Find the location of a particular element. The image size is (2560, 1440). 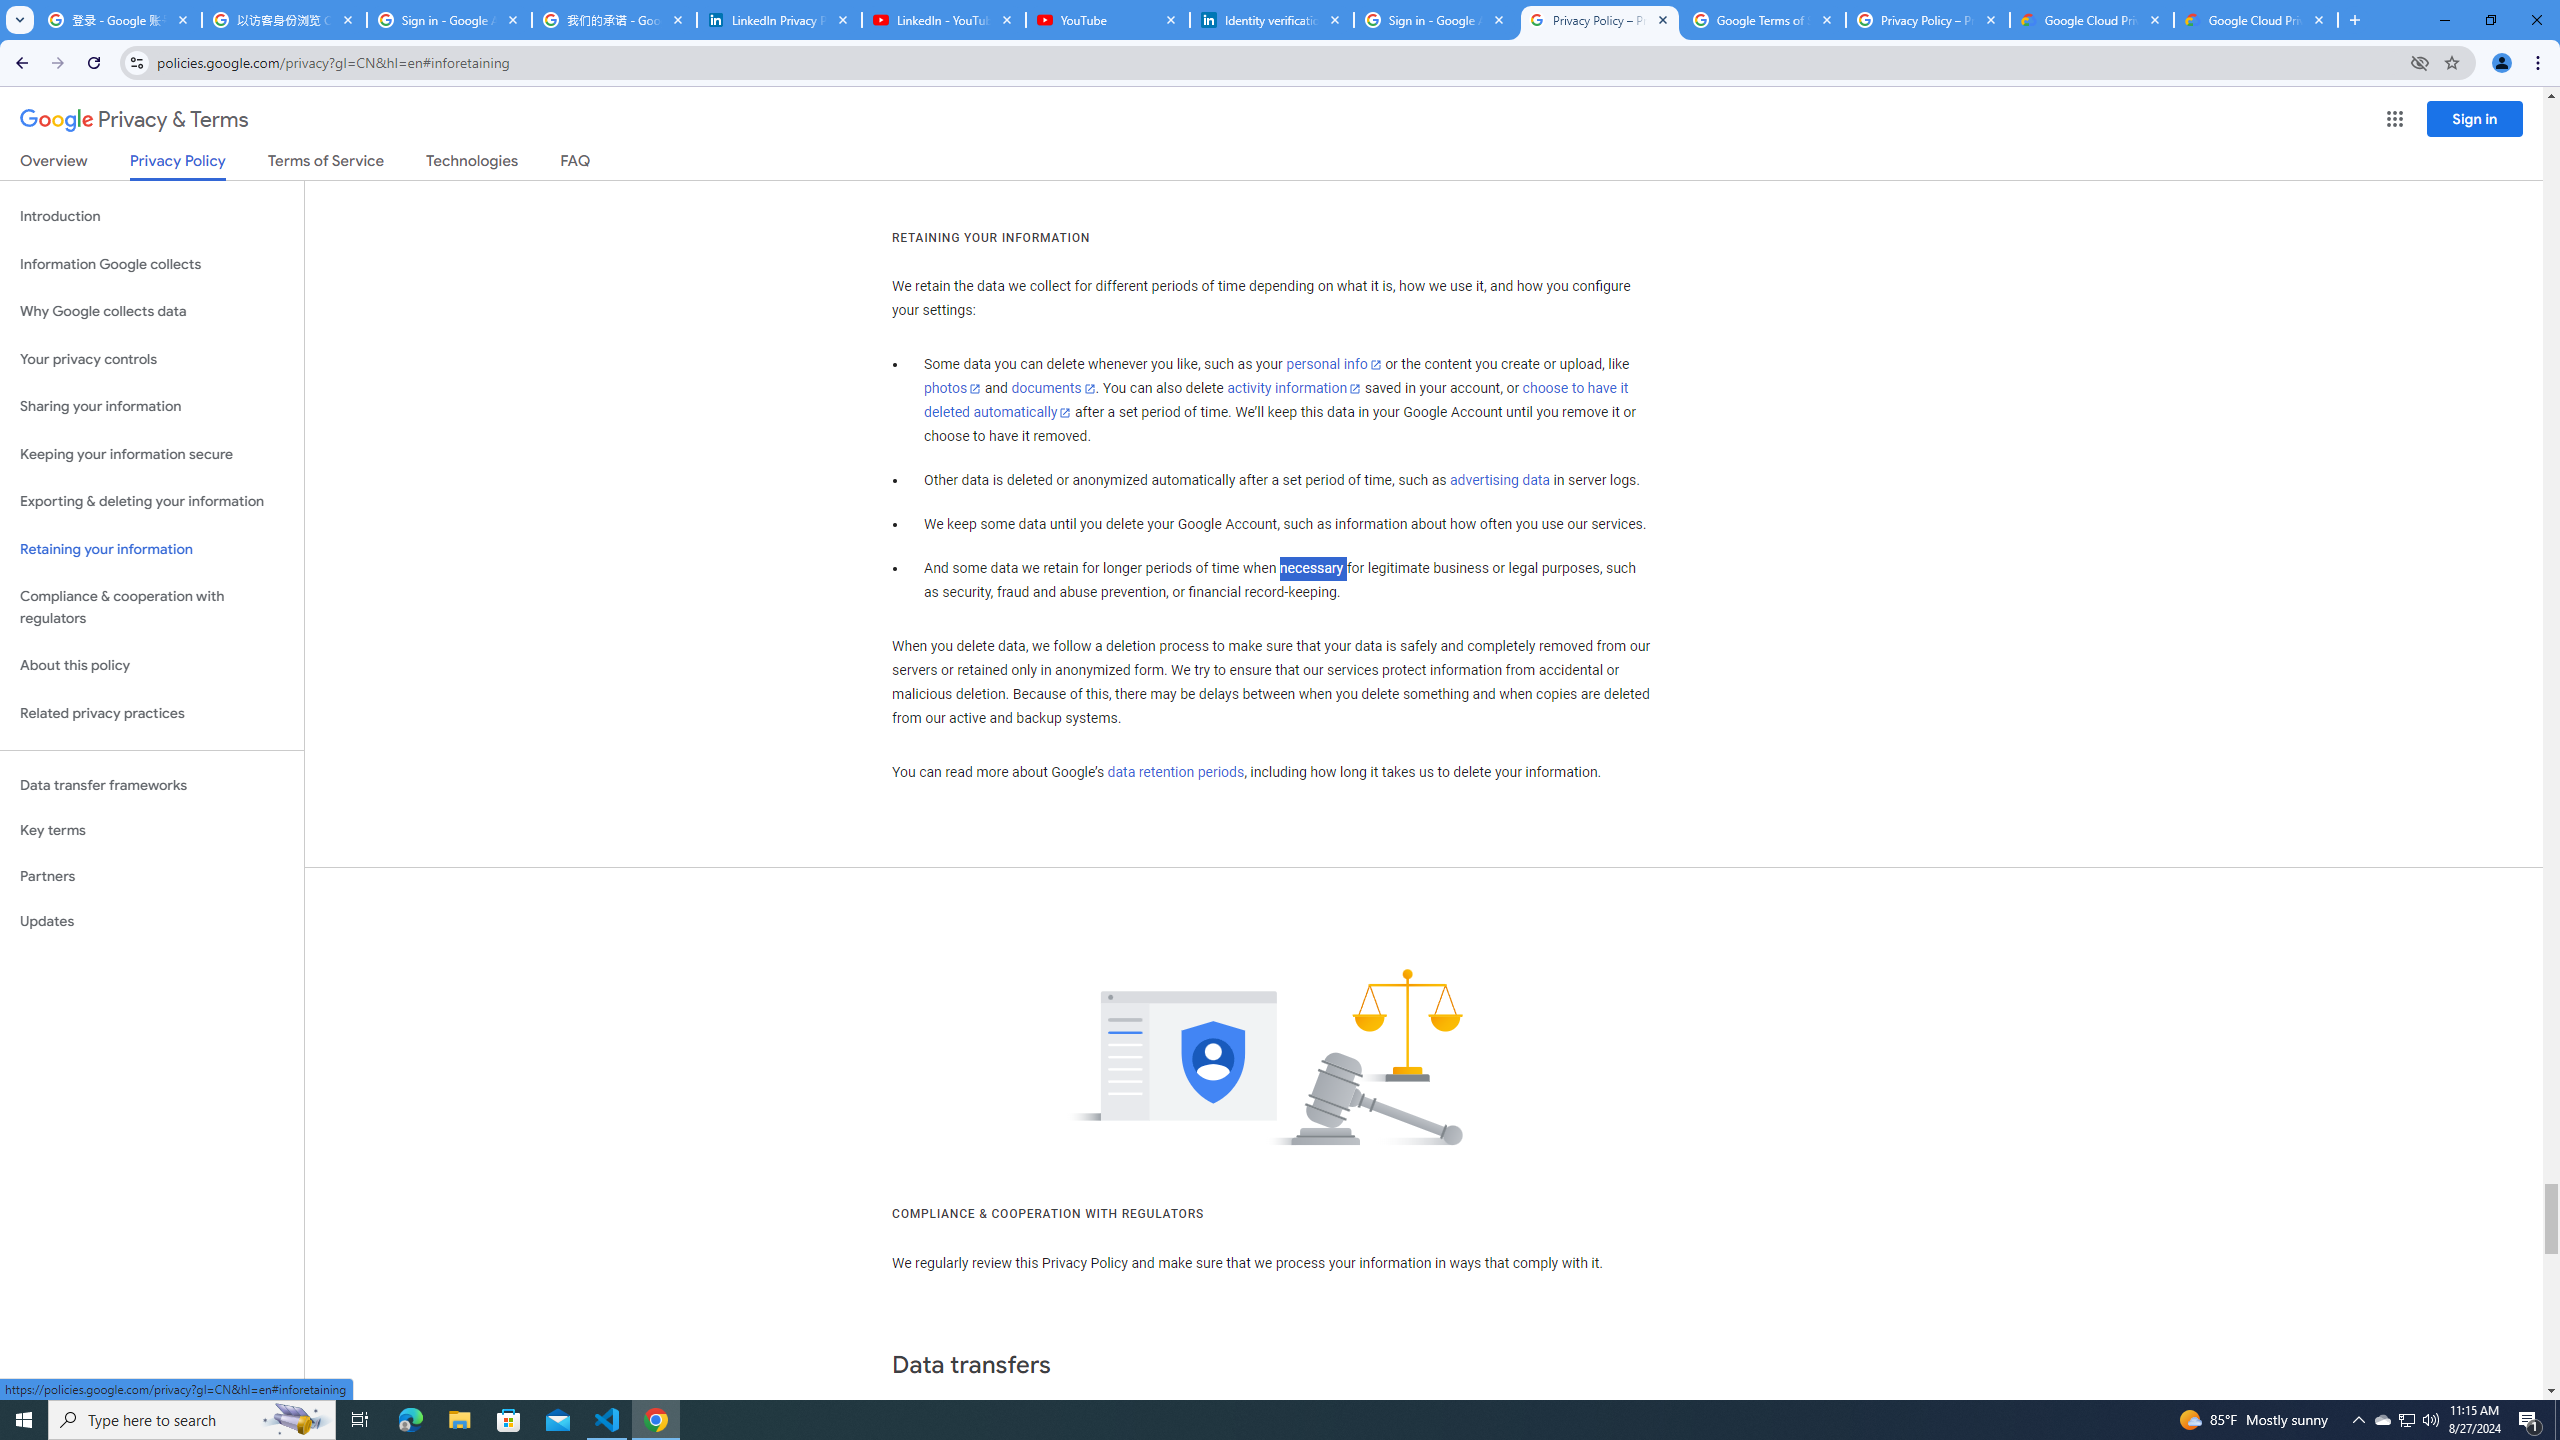

'Retaining your information' is located at coordinates (151, 549).